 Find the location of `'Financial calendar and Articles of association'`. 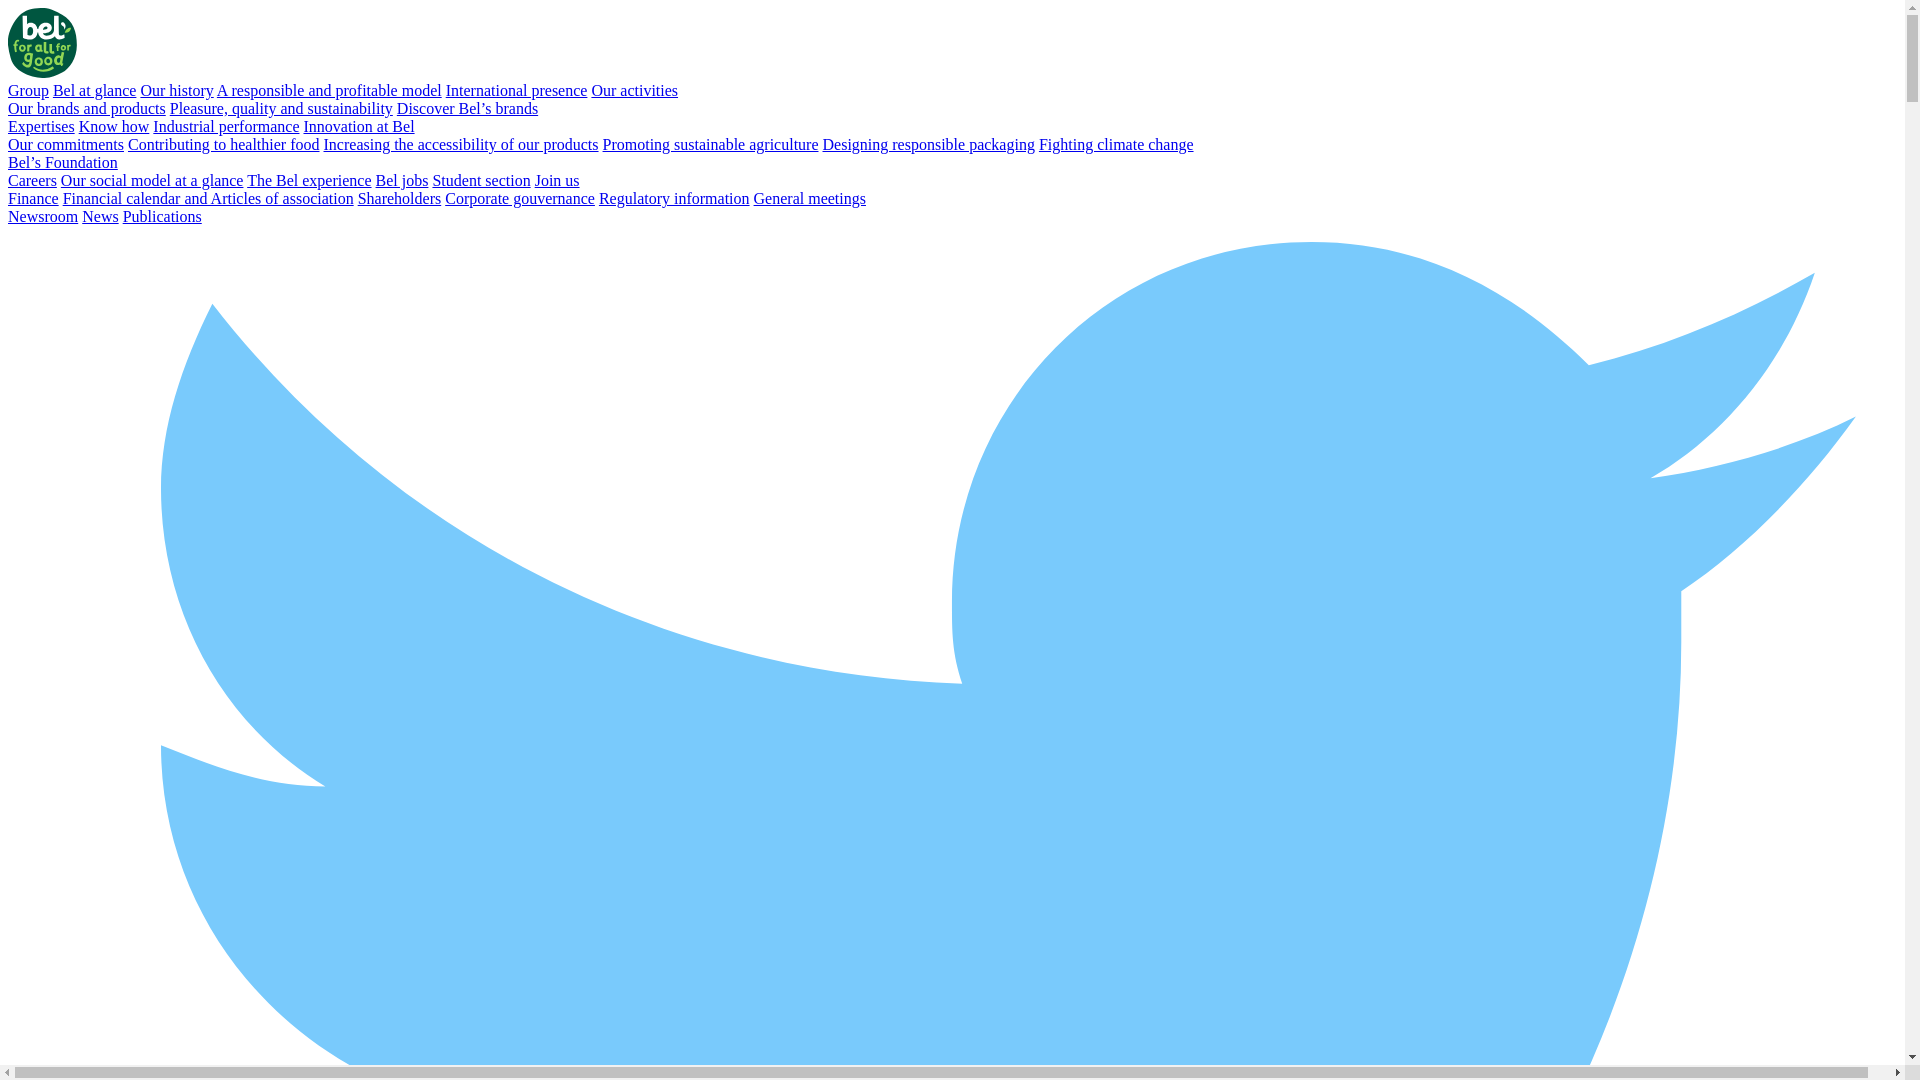

'Financial calendar and Articles of association' is located at coordinates (208, 198).